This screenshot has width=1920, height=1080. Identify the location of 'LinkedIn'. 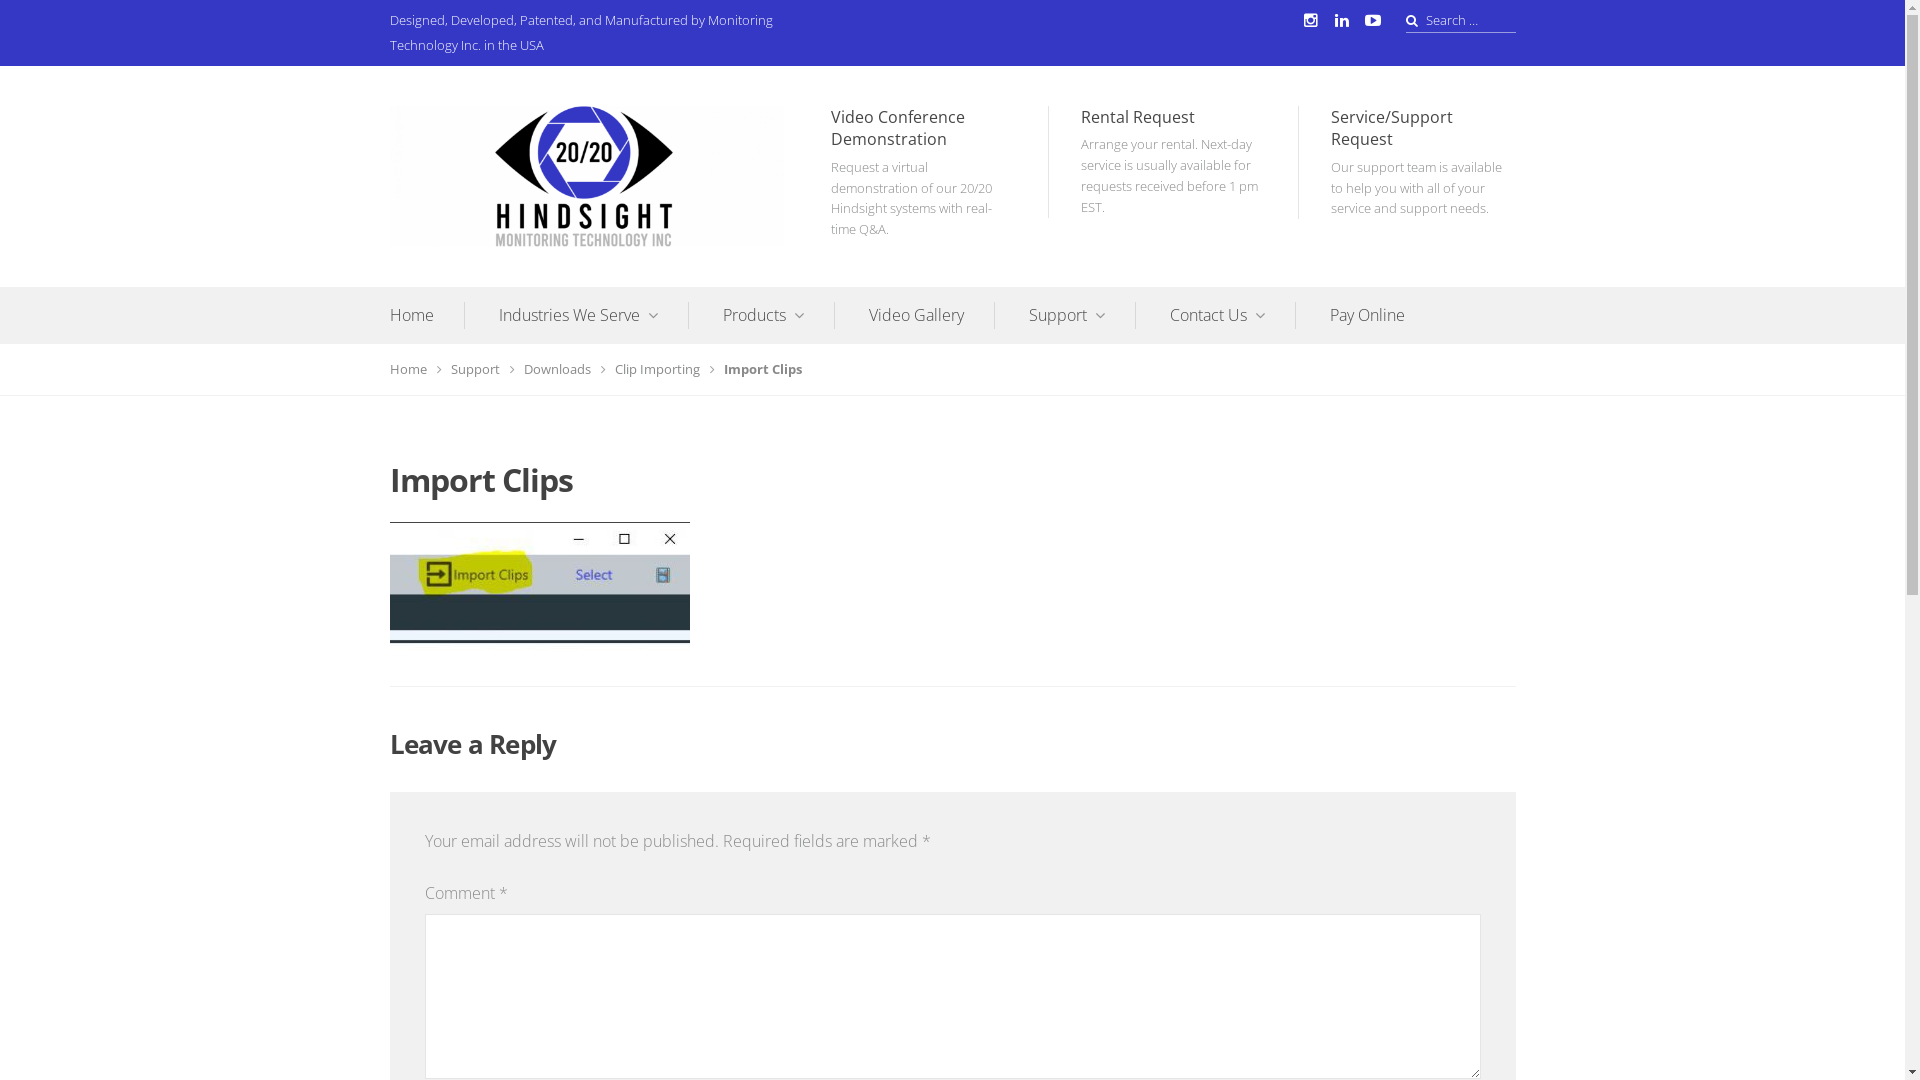
(1329, 20).